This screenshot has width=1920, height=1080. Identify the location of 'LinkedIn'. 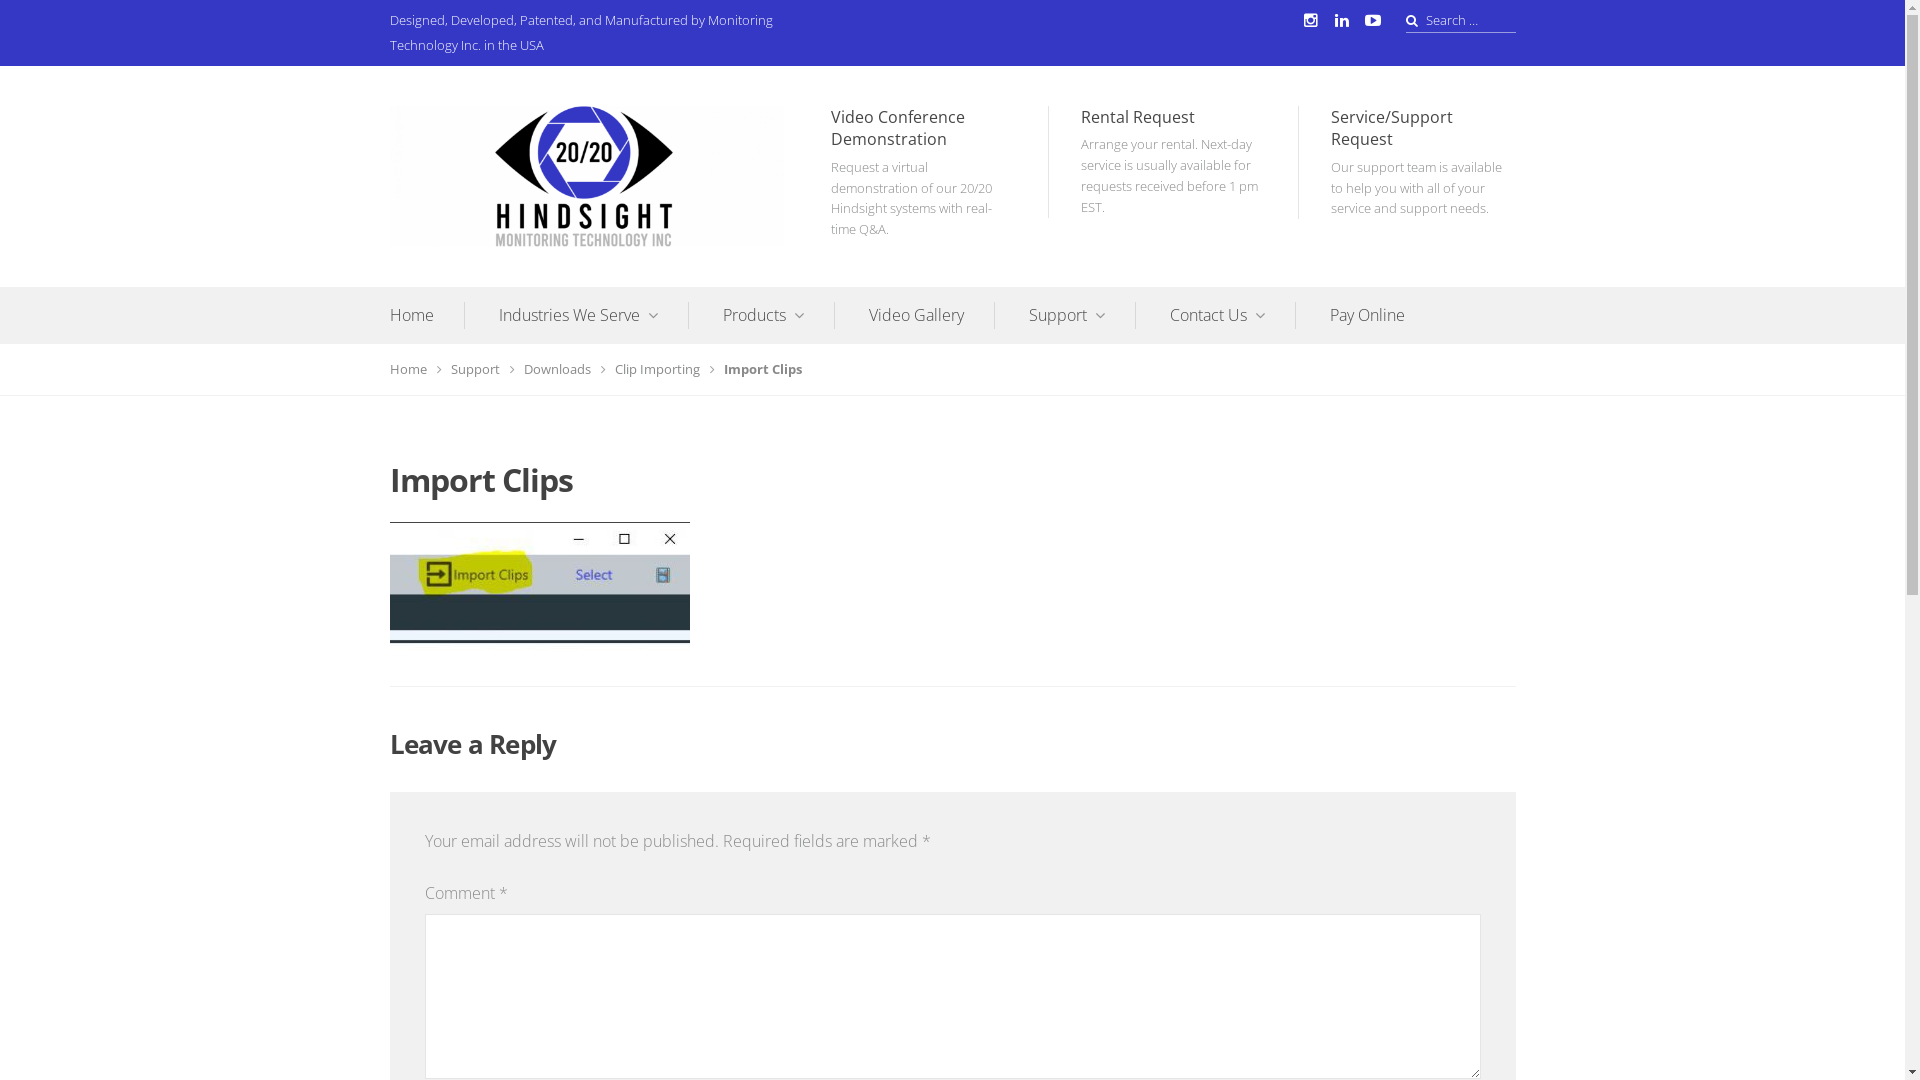
(1329, 20).